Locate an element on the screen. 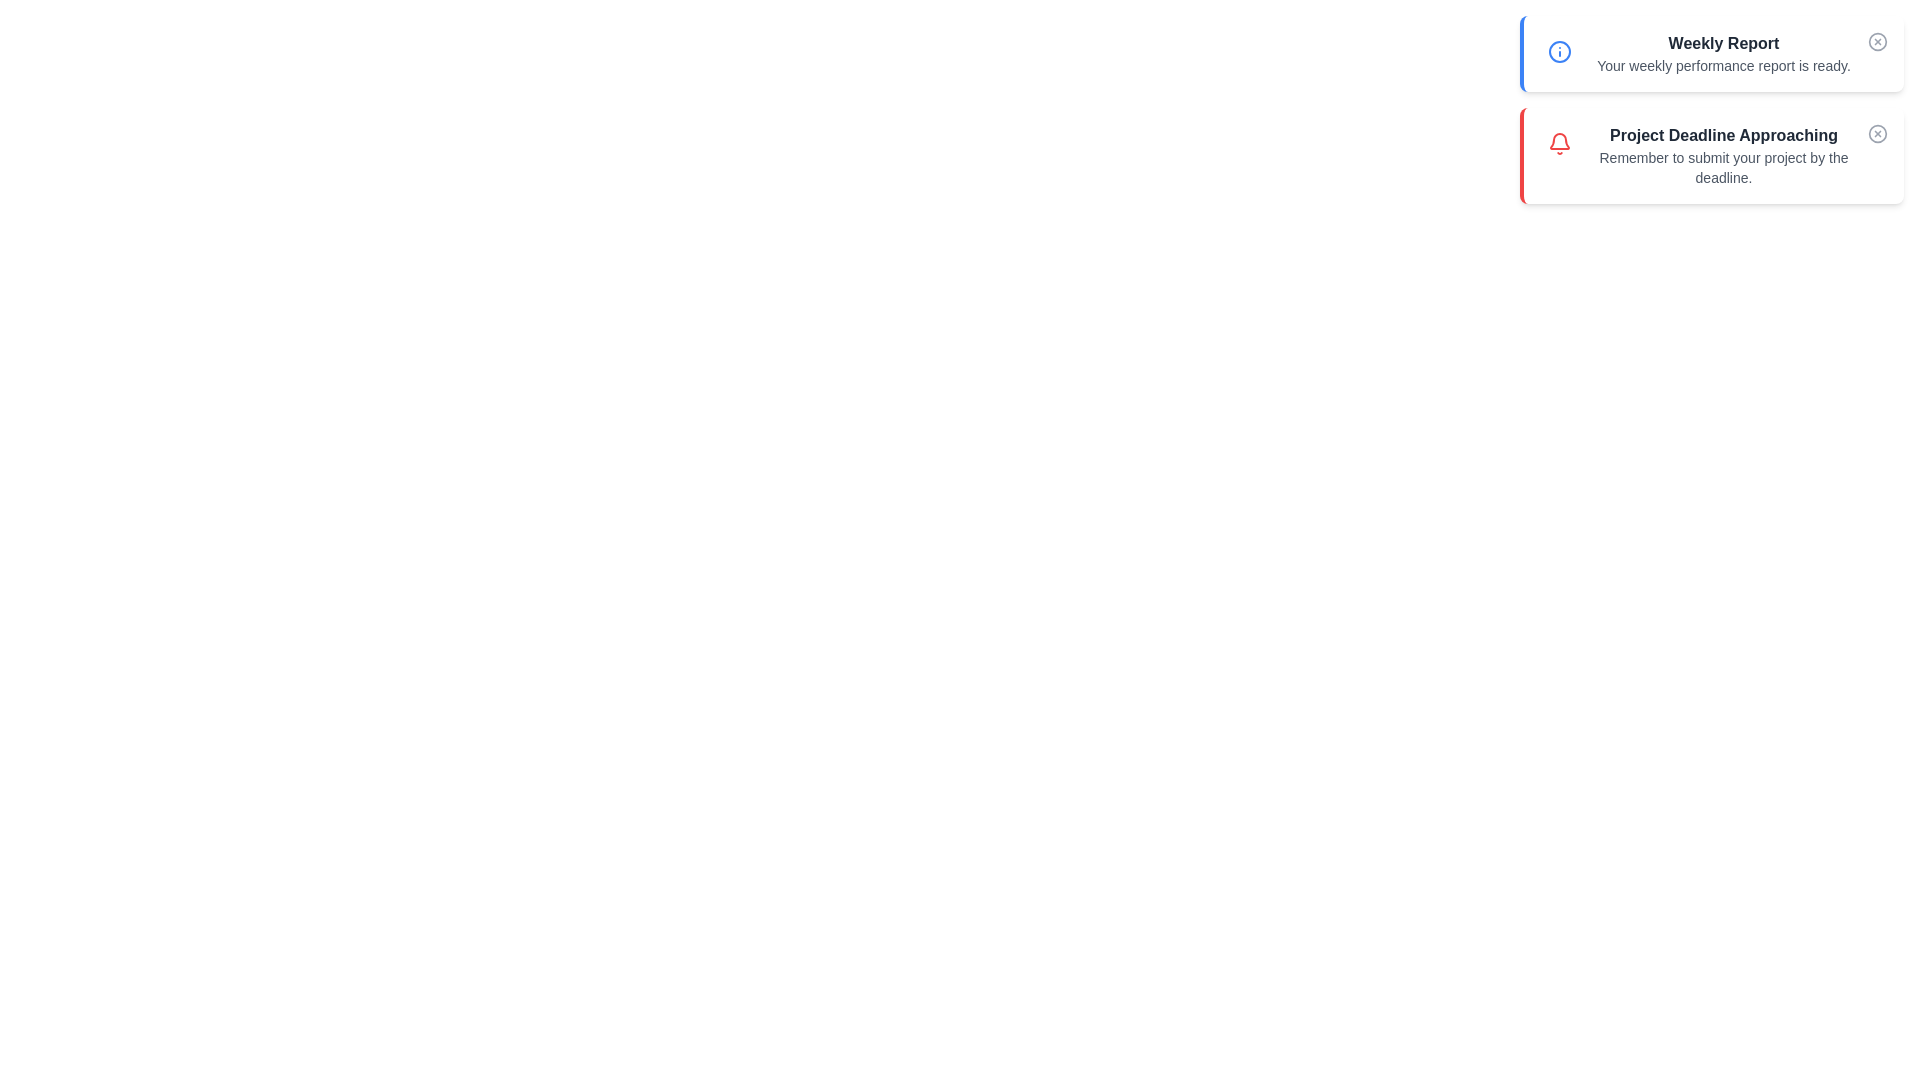  the notification to view its details is located at coordinates (1711, 53).